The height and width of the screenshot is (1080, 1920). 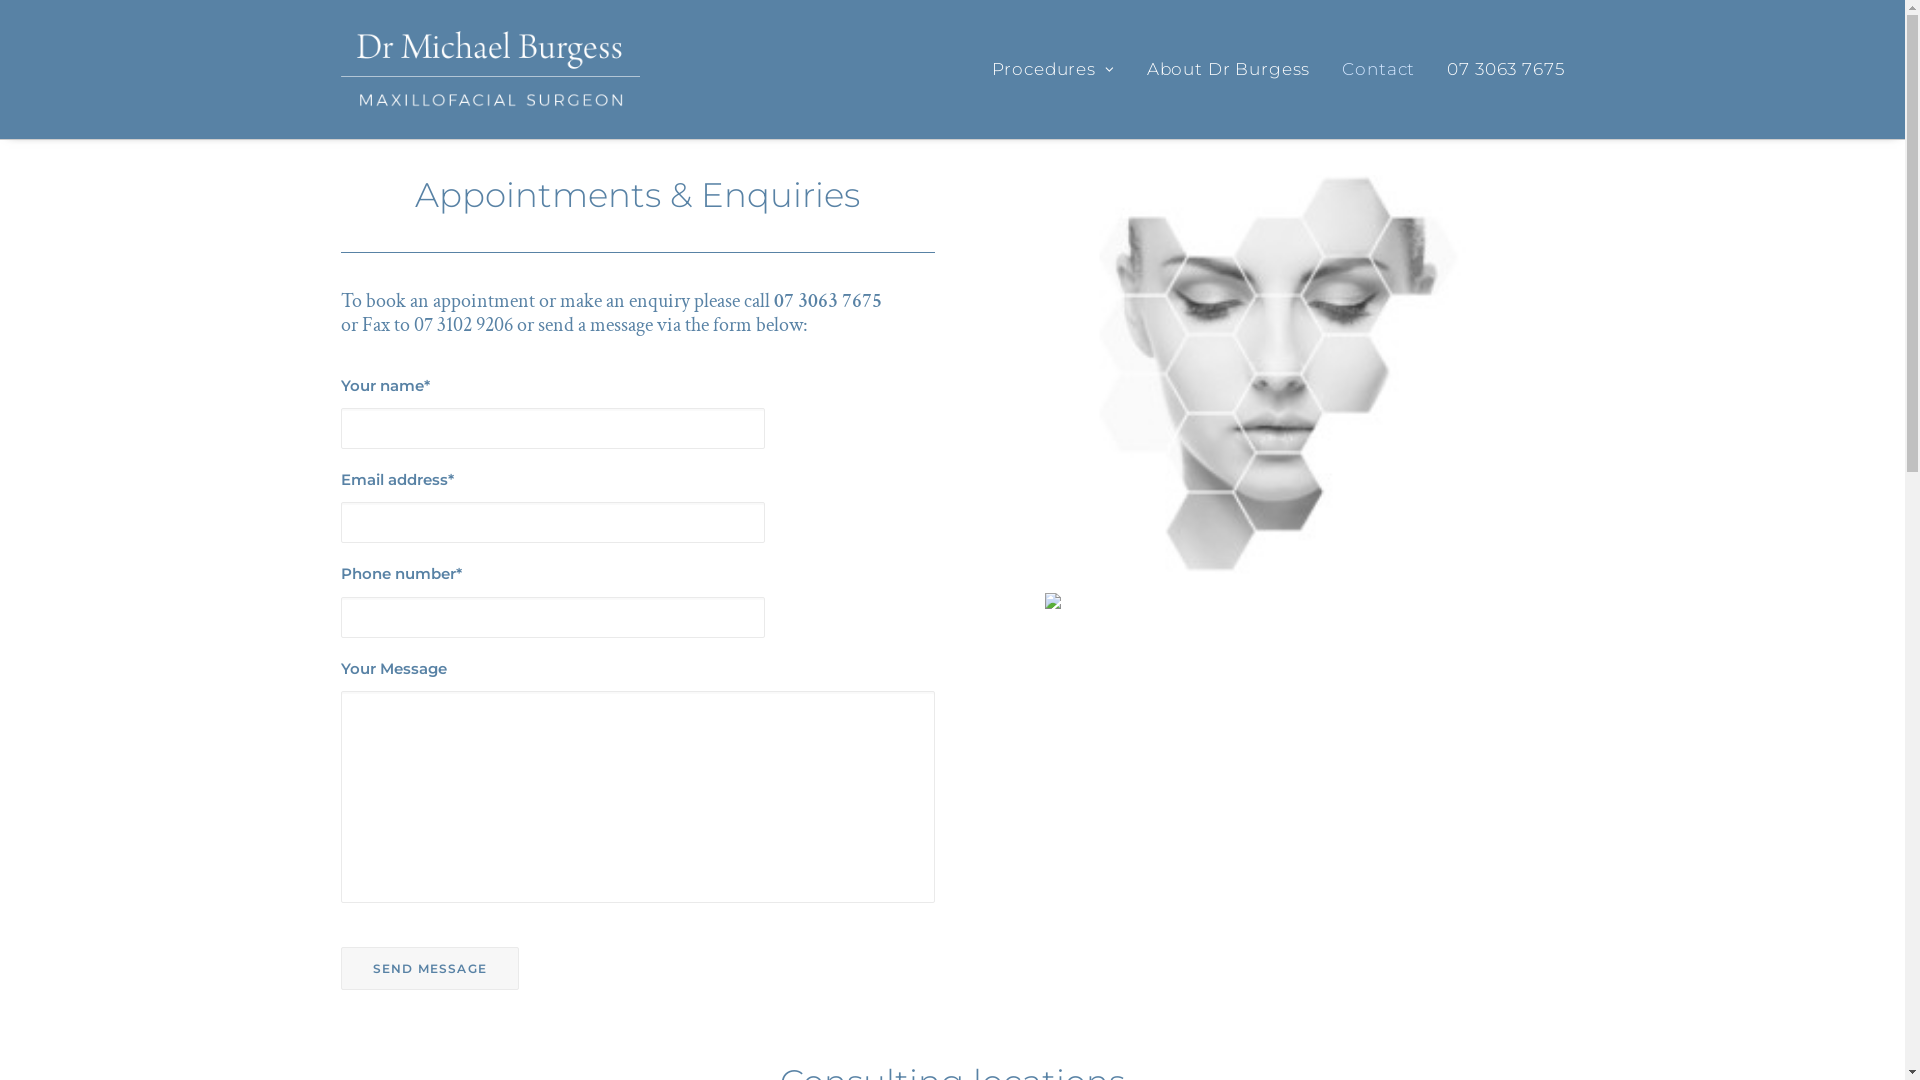 What do you see at coordinates (462, 323) in the screenshot?
I see `'07 3102 9206'` at bounding box center [462, 323].